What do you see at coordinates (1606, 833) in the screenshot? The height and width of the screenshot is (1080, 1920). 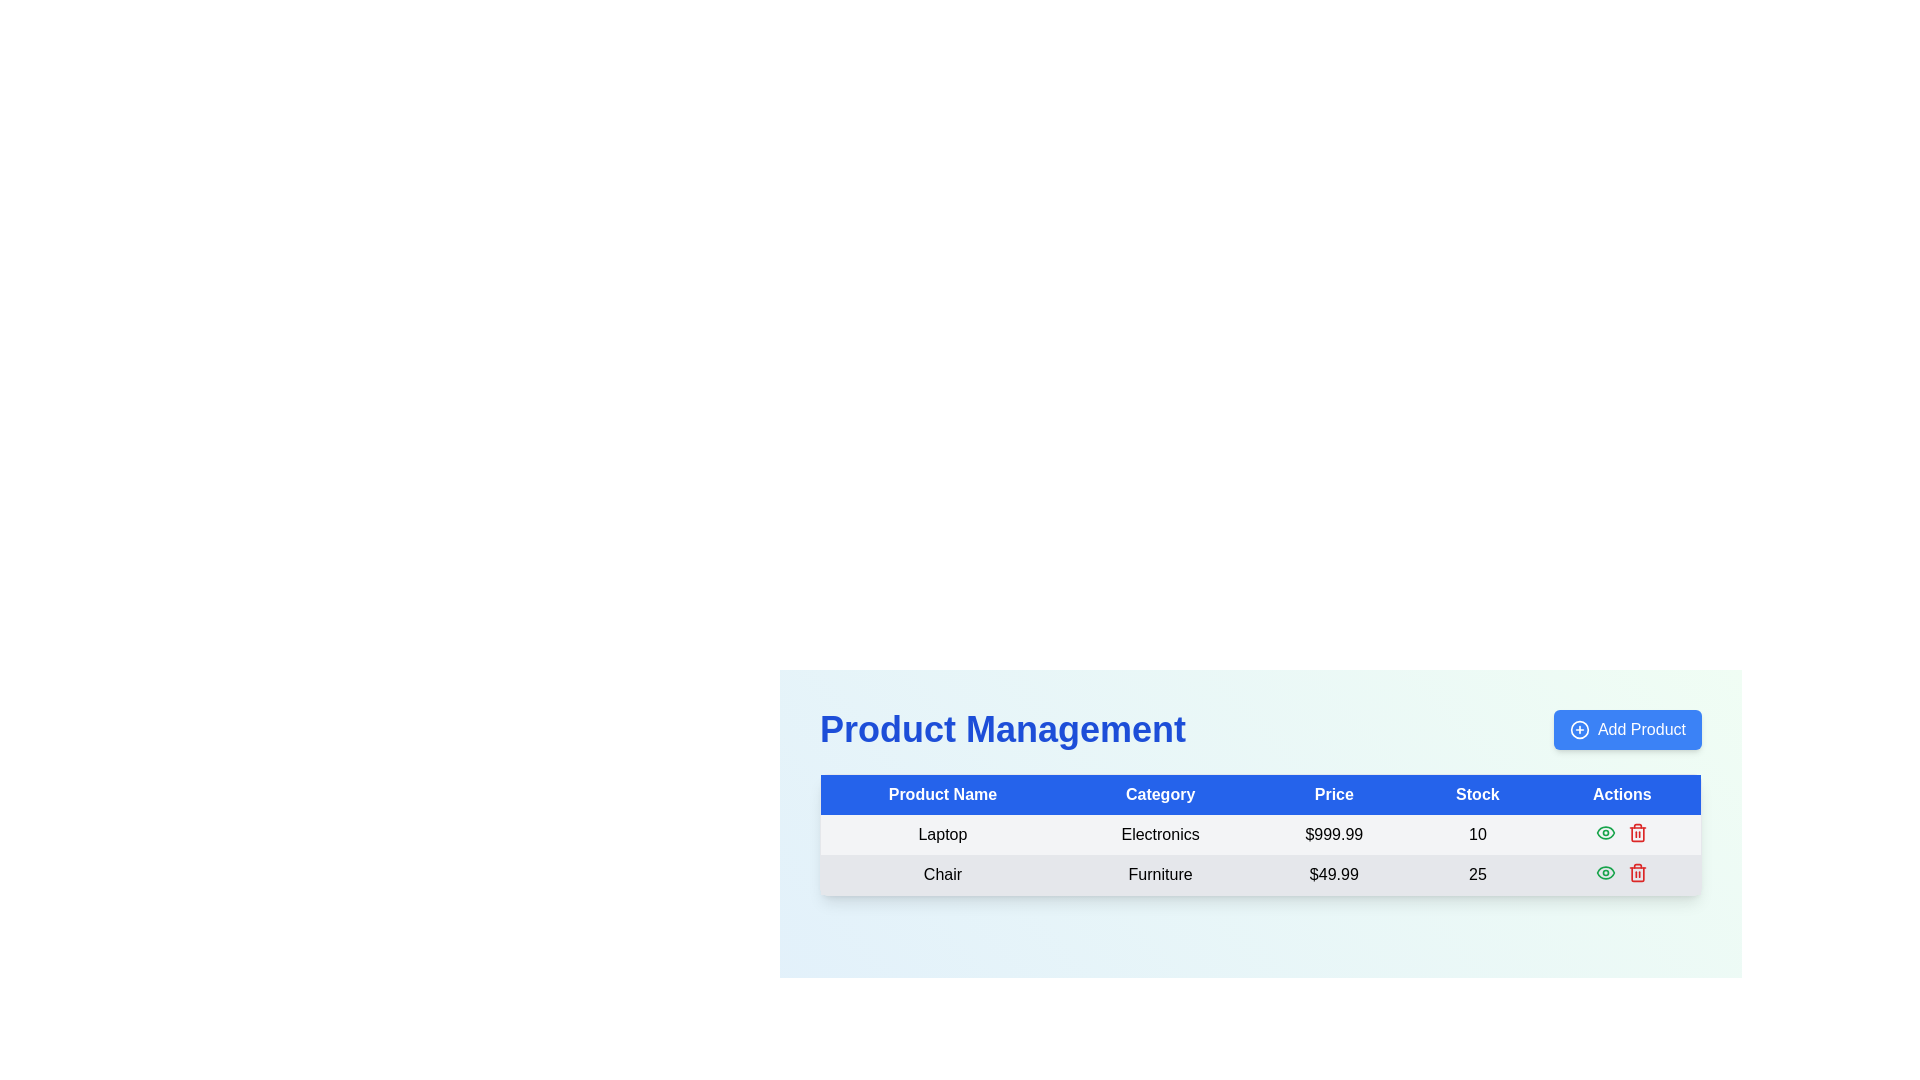 I see `the 'view' Icon Button in the 'Actions' column of the first row in the 'Product Management' table` at bounding box center [1606, 833].